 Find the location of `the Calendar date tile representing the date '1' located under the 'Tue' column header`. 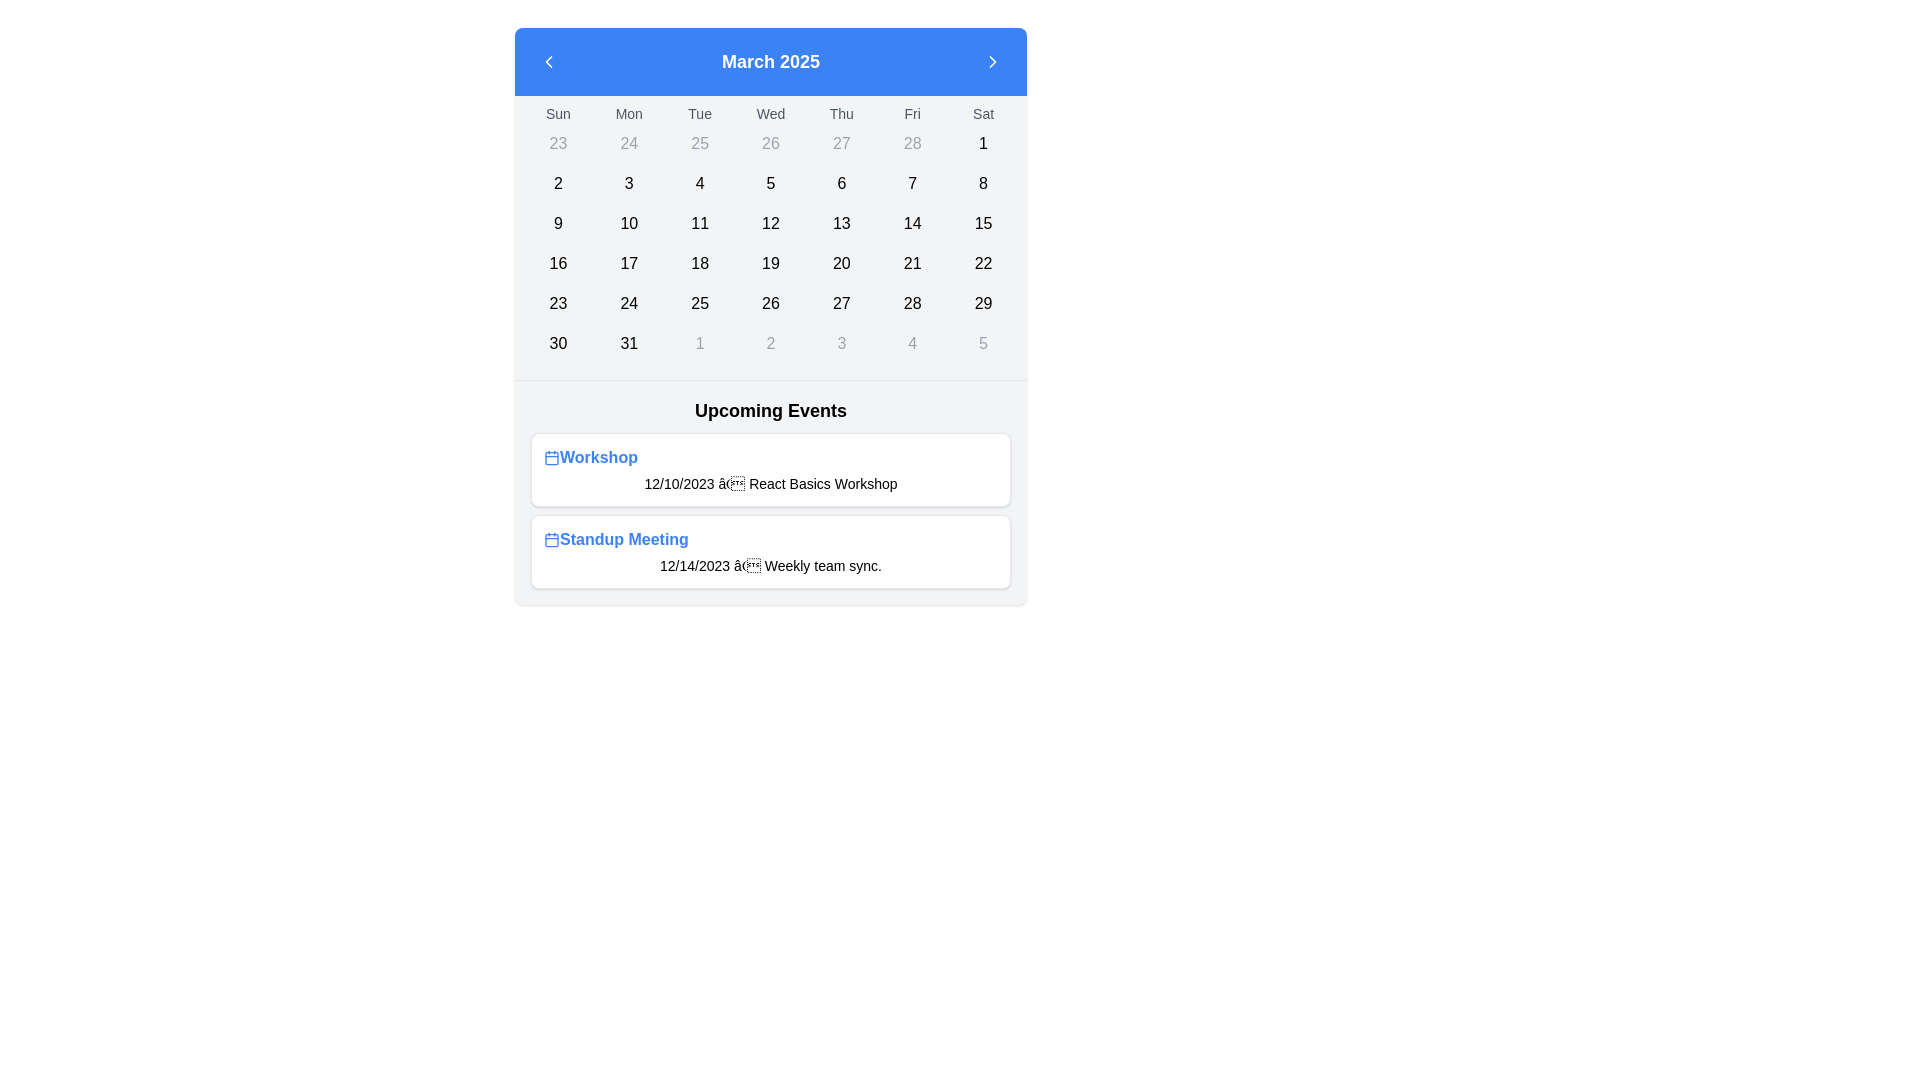

the Calendar date tile representing the date '1' located under the 'Tue' column header is located at coordinates (700, 342).